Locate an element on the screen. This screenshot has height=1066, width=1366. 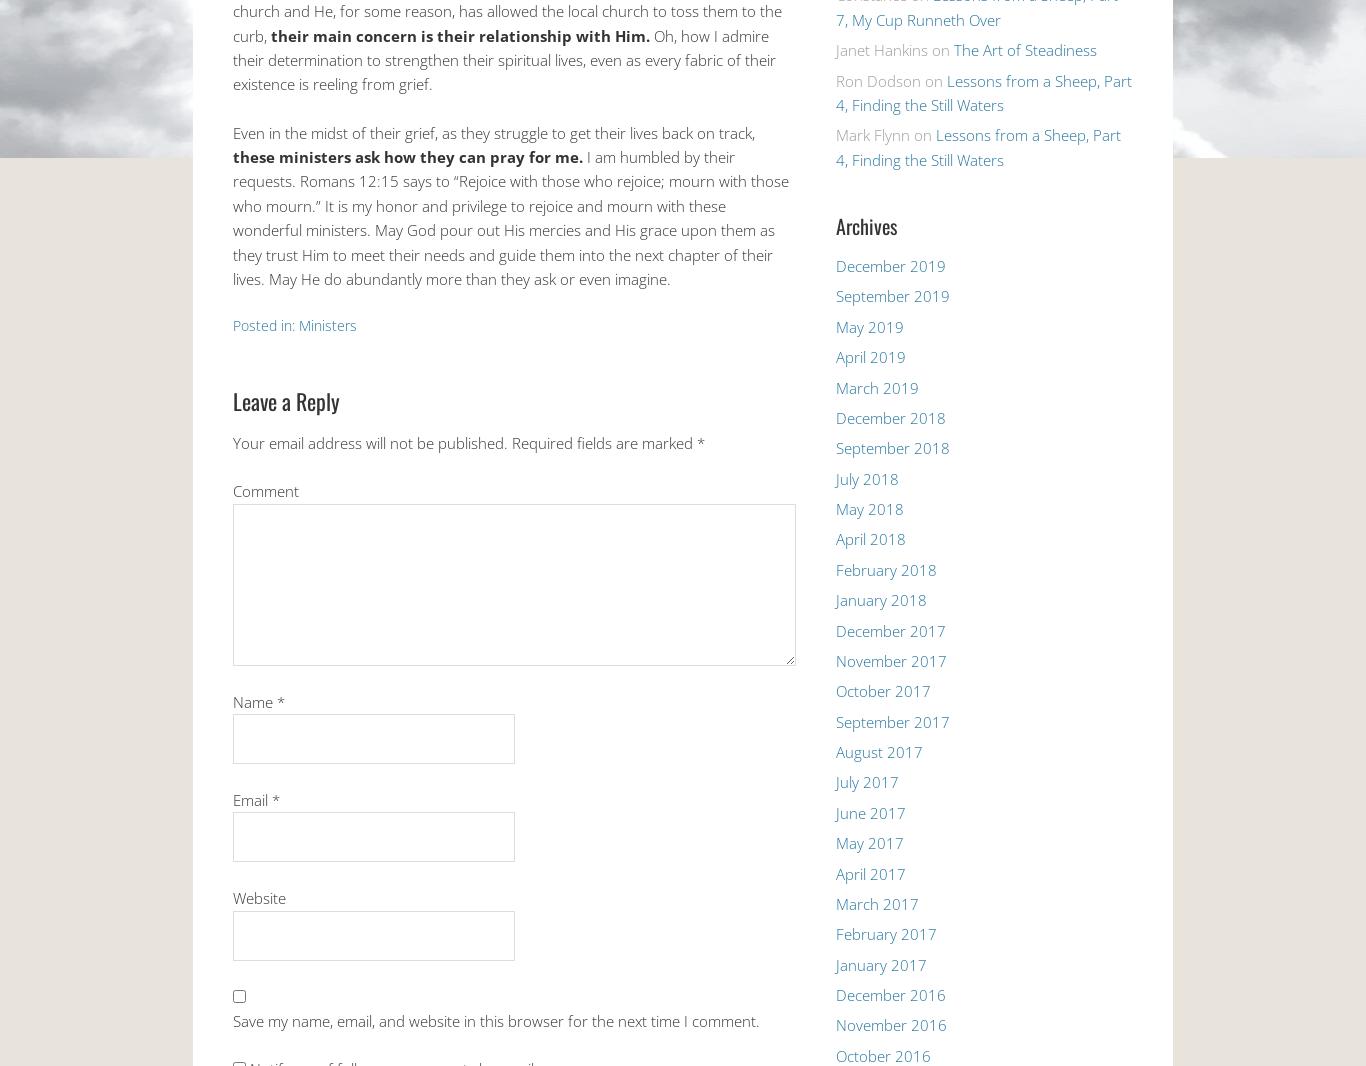
'May 2018' is located at coordinates (834, 509).